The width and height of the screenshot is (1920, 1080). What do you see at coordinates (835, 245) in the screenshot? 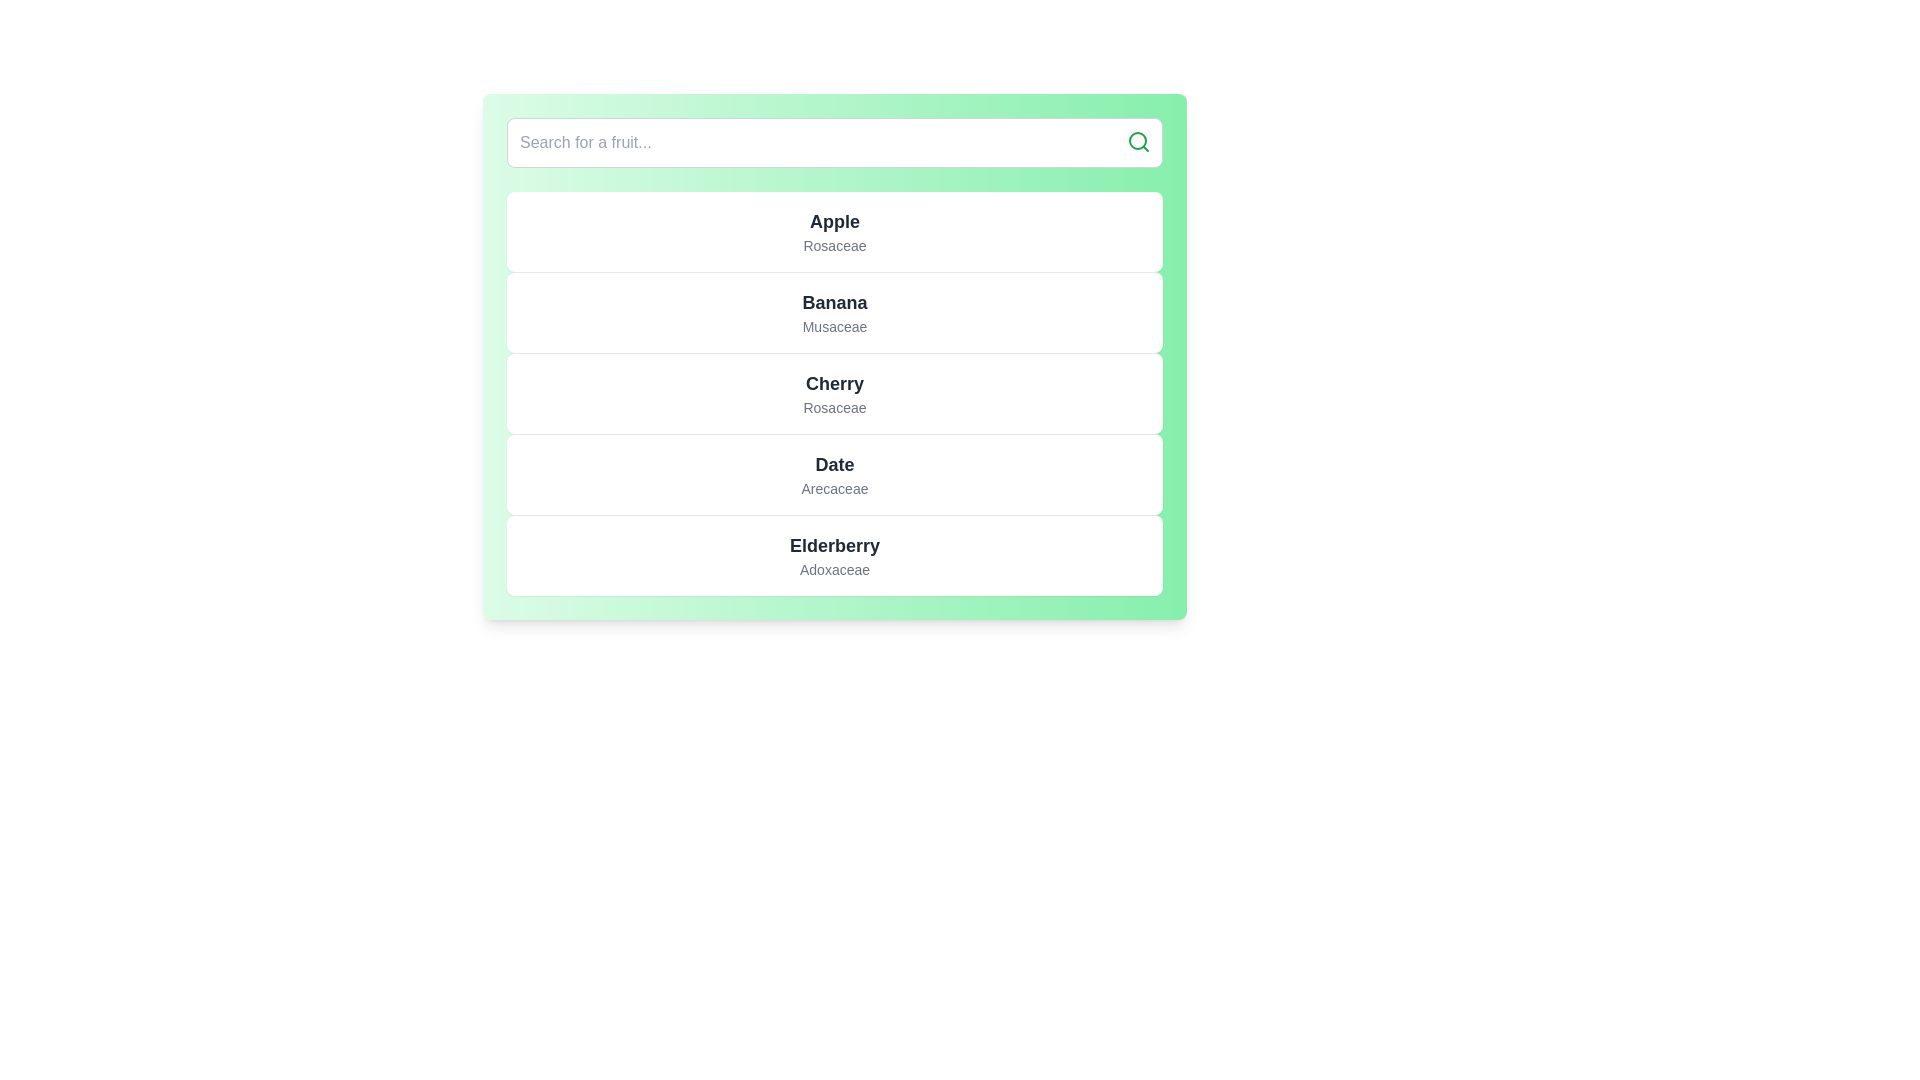
I see `the Text label displaying the scientific family name 'Rosaceae' for the item 'Apple', located directly below the 'Apple' text within the card` at bounding box center [835, 245].